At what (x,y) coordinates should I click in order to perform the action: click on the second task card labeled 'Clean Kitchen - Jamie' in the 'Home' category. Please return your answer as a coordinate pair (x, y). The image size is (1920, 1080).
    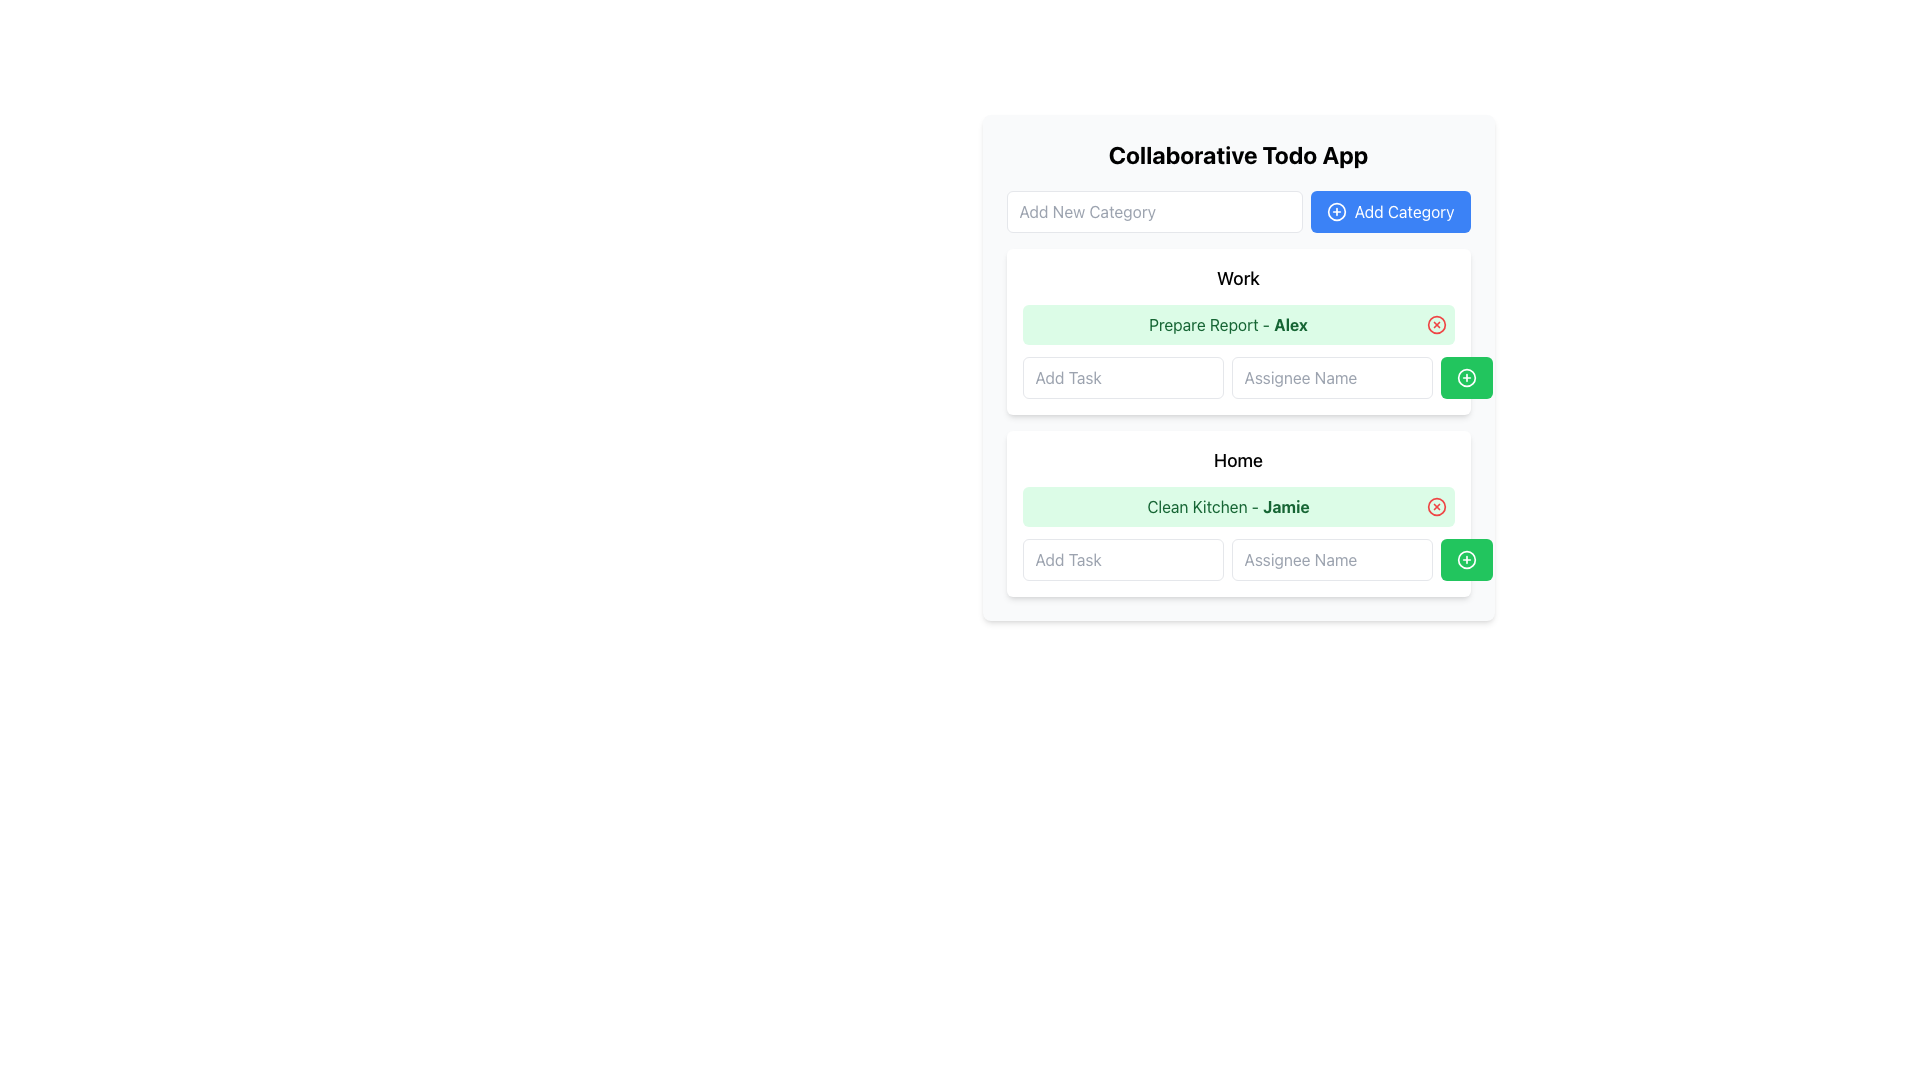
    Looking at the image, I should click on (1237, 512).